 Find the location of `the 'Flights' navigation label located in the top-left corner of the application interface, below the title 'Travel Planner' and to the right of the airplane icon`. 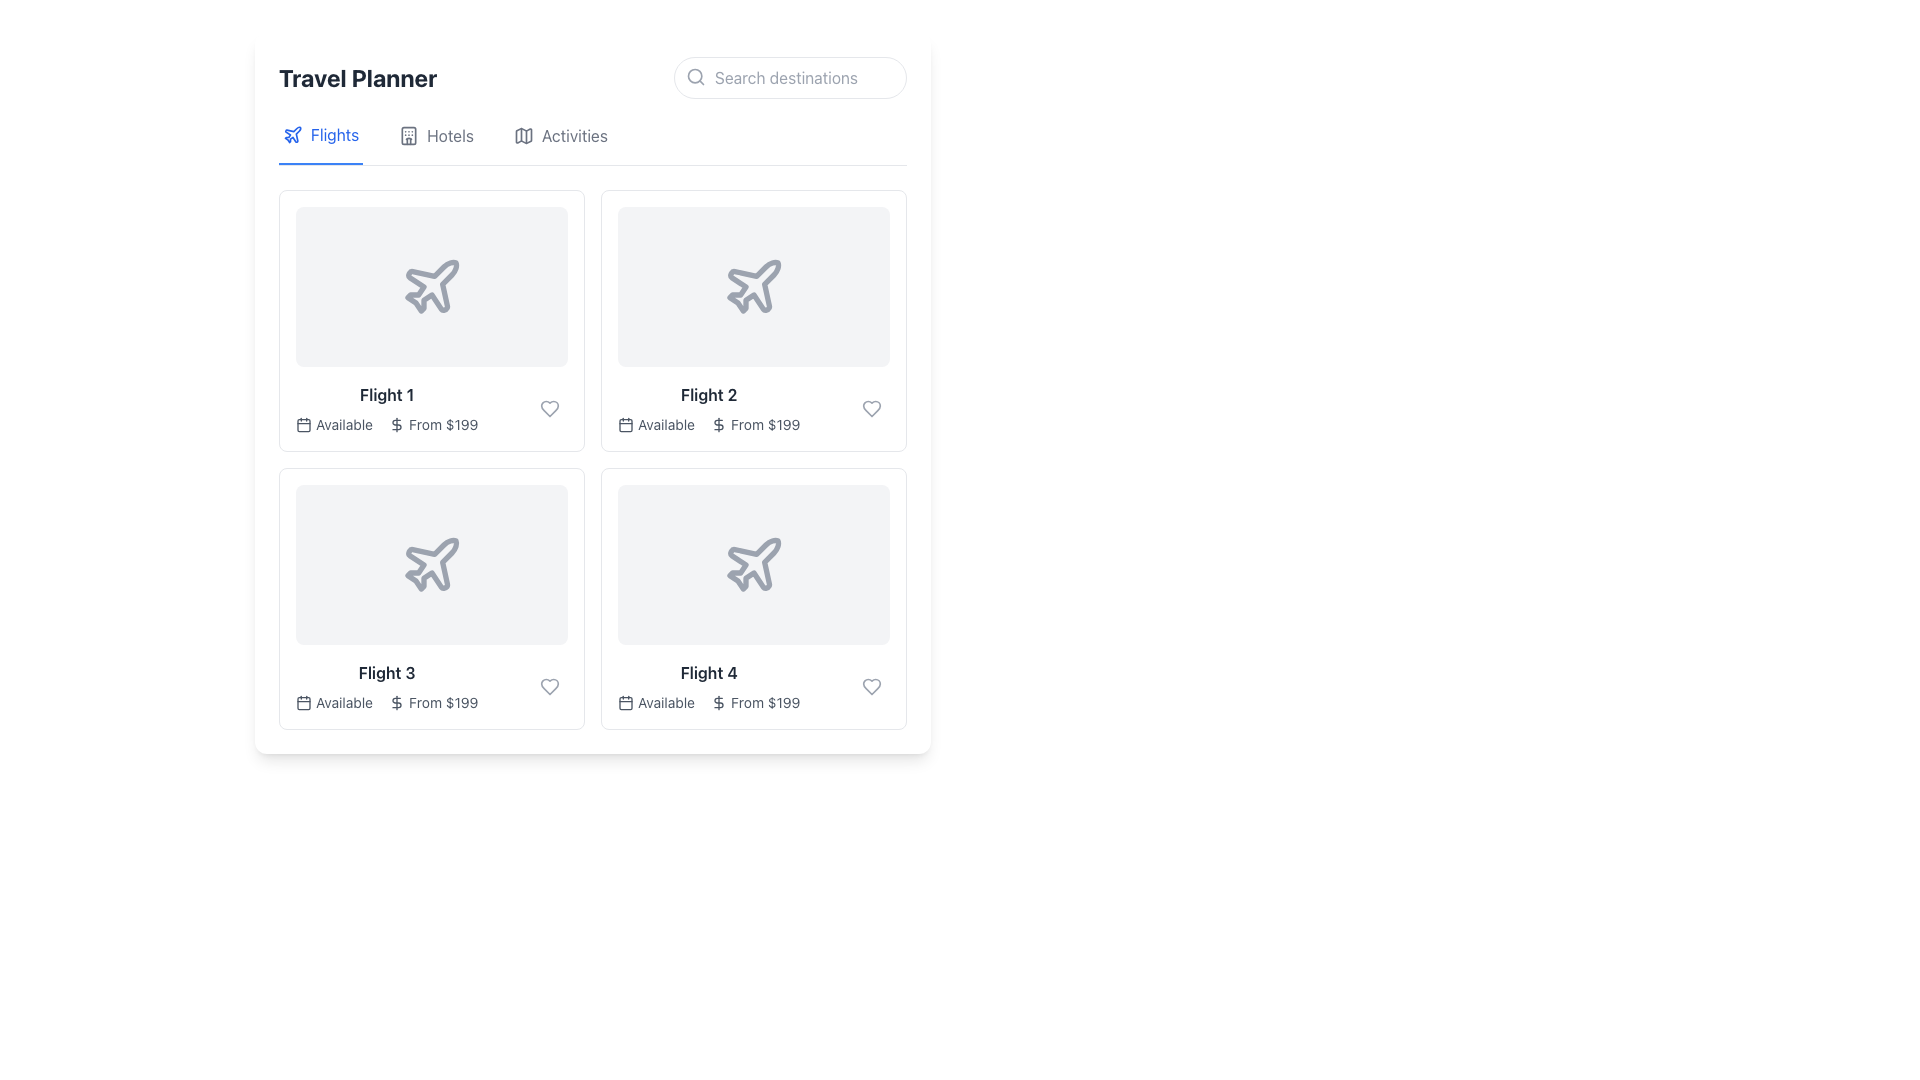

the 'Flights' navigation label located in the top-left corner of the application interface, below the title 'Travel Planner' and to the right of the airplane icon is located at coordinates (335, 135).